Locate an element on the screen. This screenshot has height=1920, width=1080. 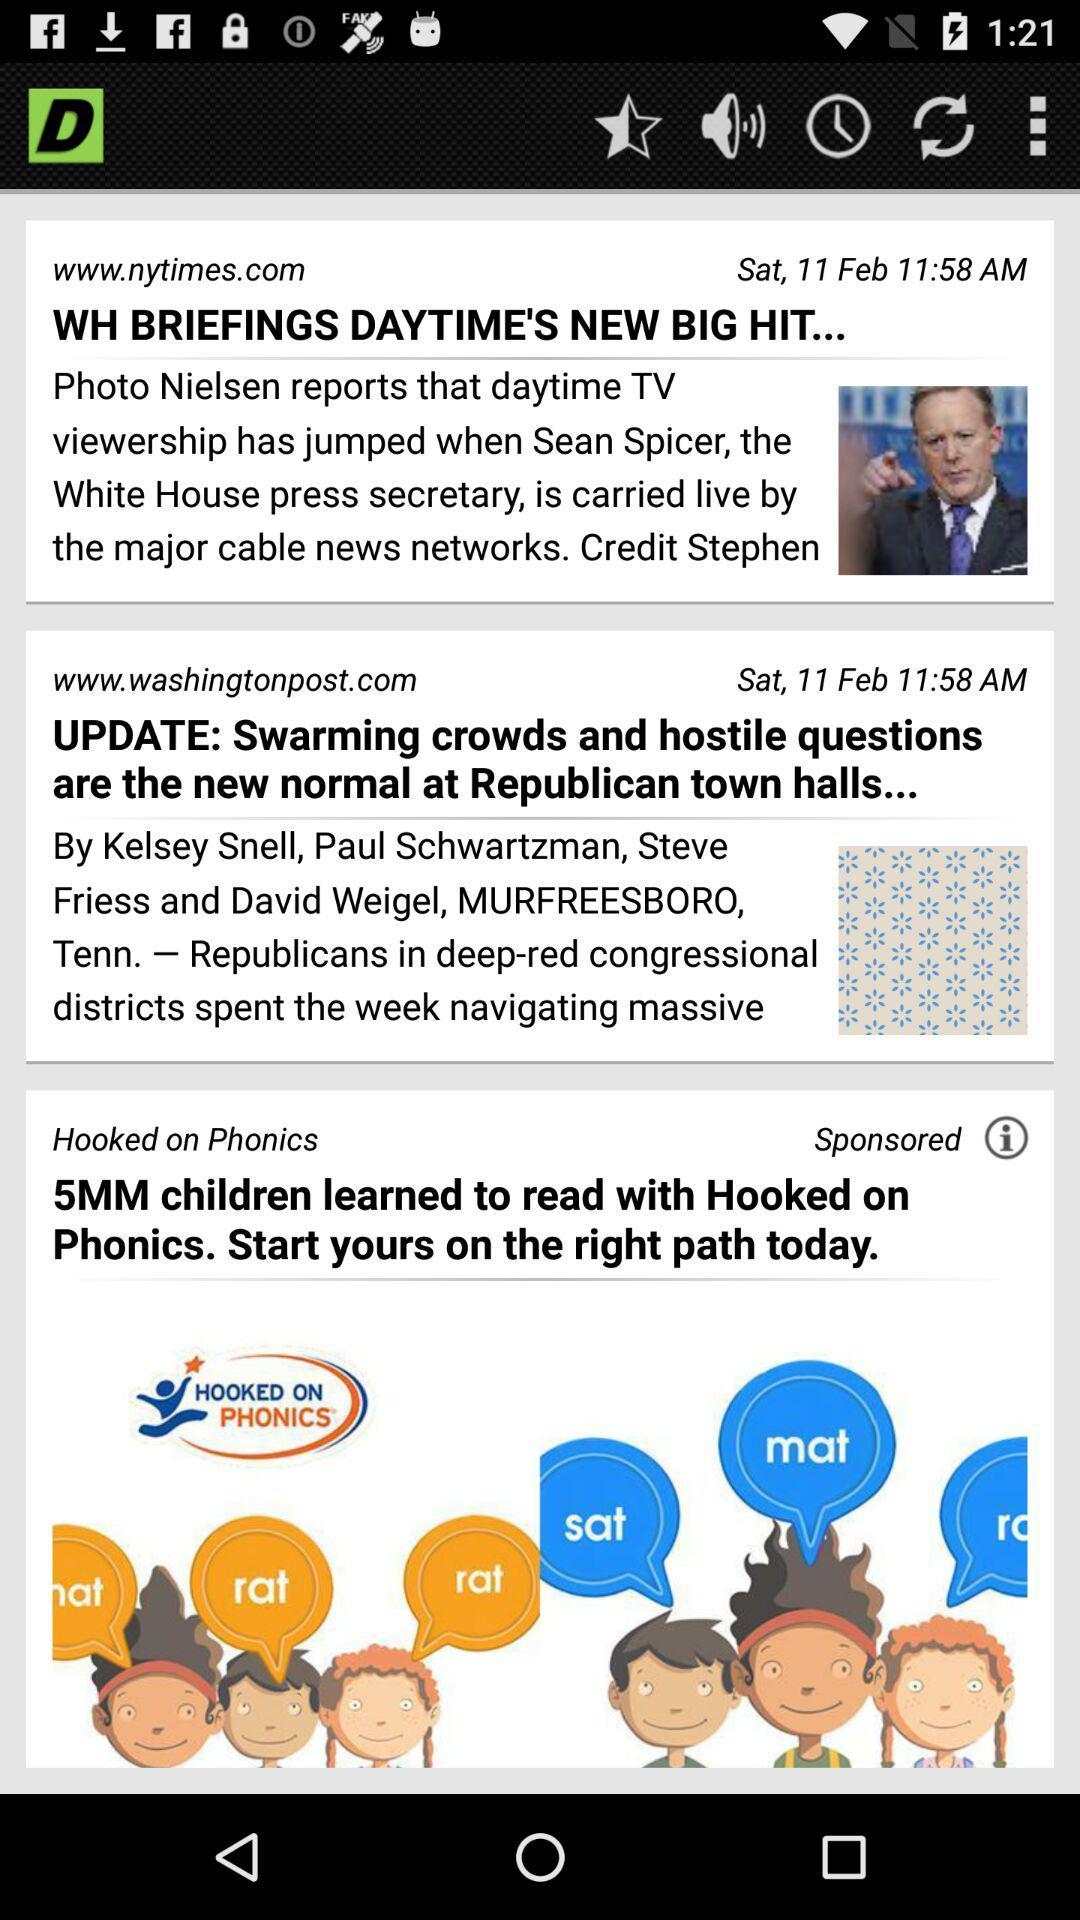
update swarming crowds app is located at coordinates (540, 757).